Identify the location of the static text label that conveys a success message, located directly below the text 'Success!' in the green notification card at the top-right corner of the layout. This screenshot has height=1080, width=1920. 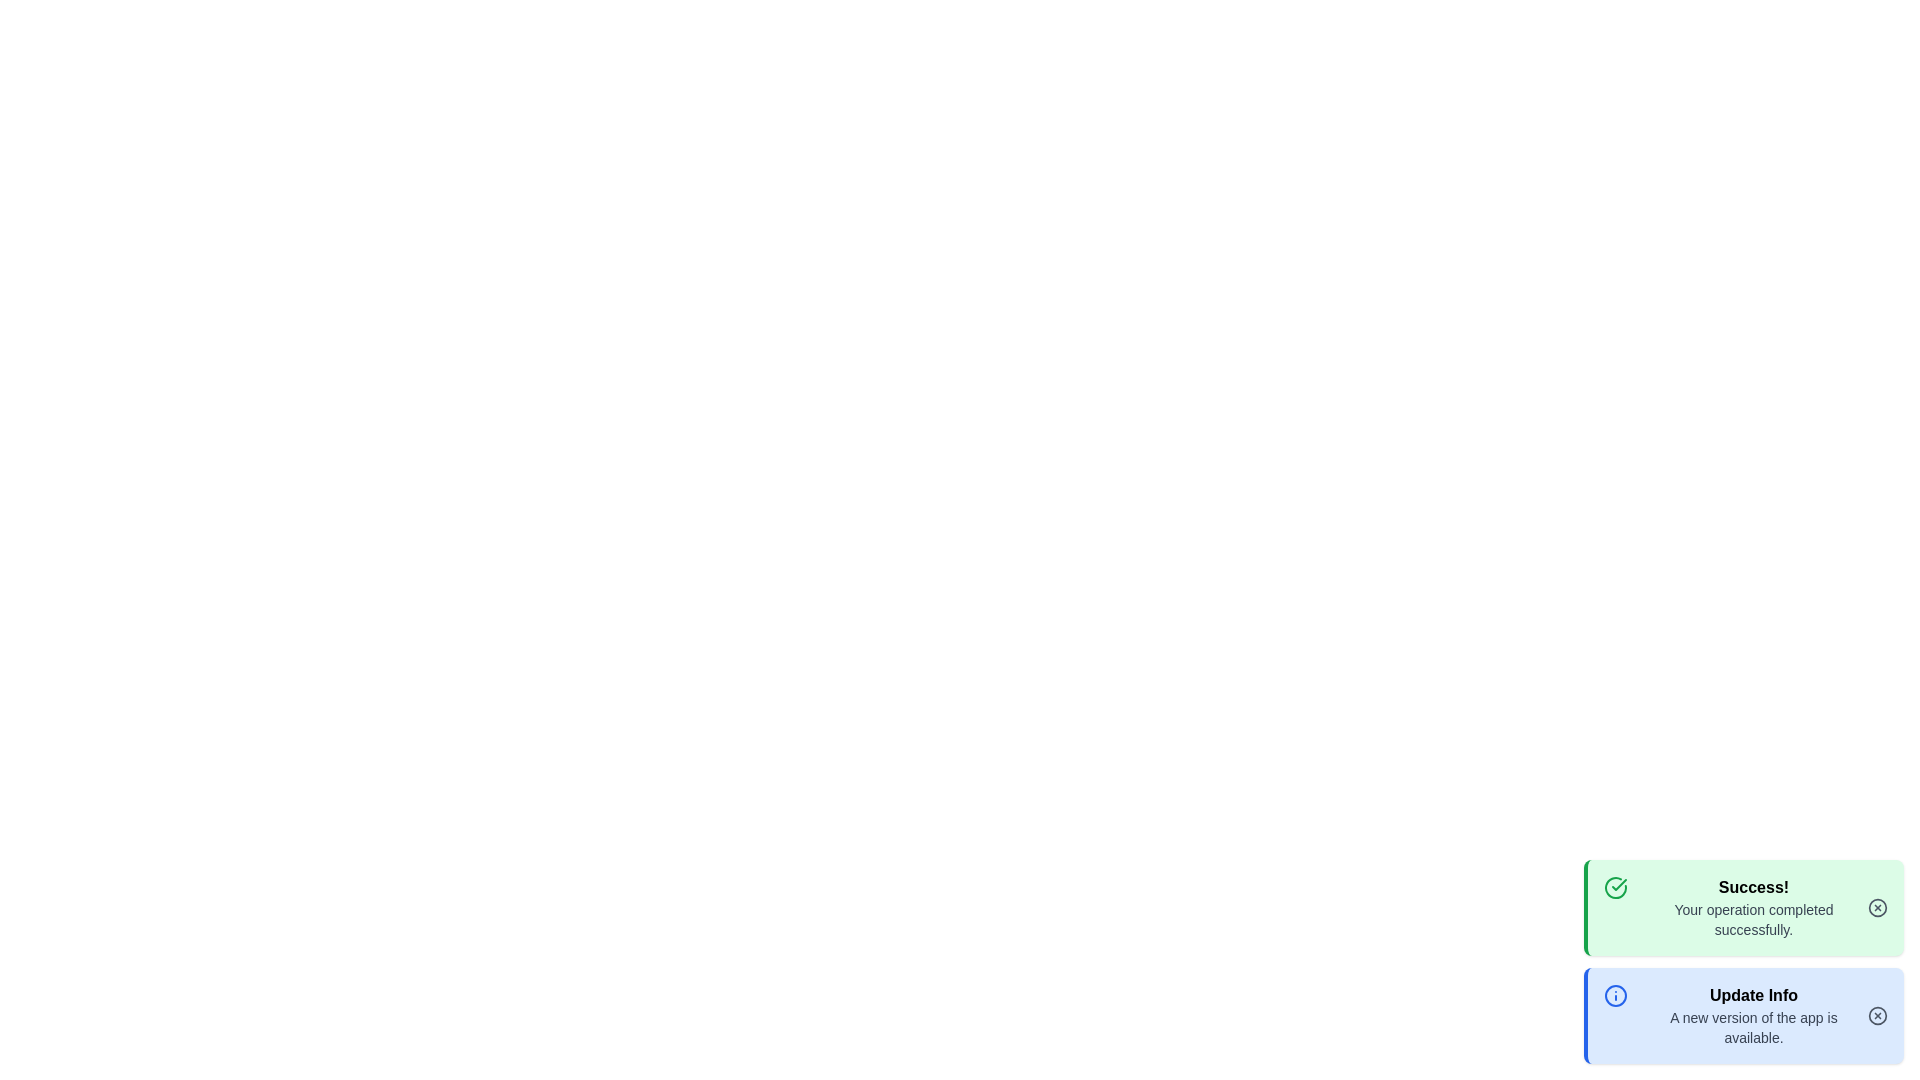
(1752, 920).